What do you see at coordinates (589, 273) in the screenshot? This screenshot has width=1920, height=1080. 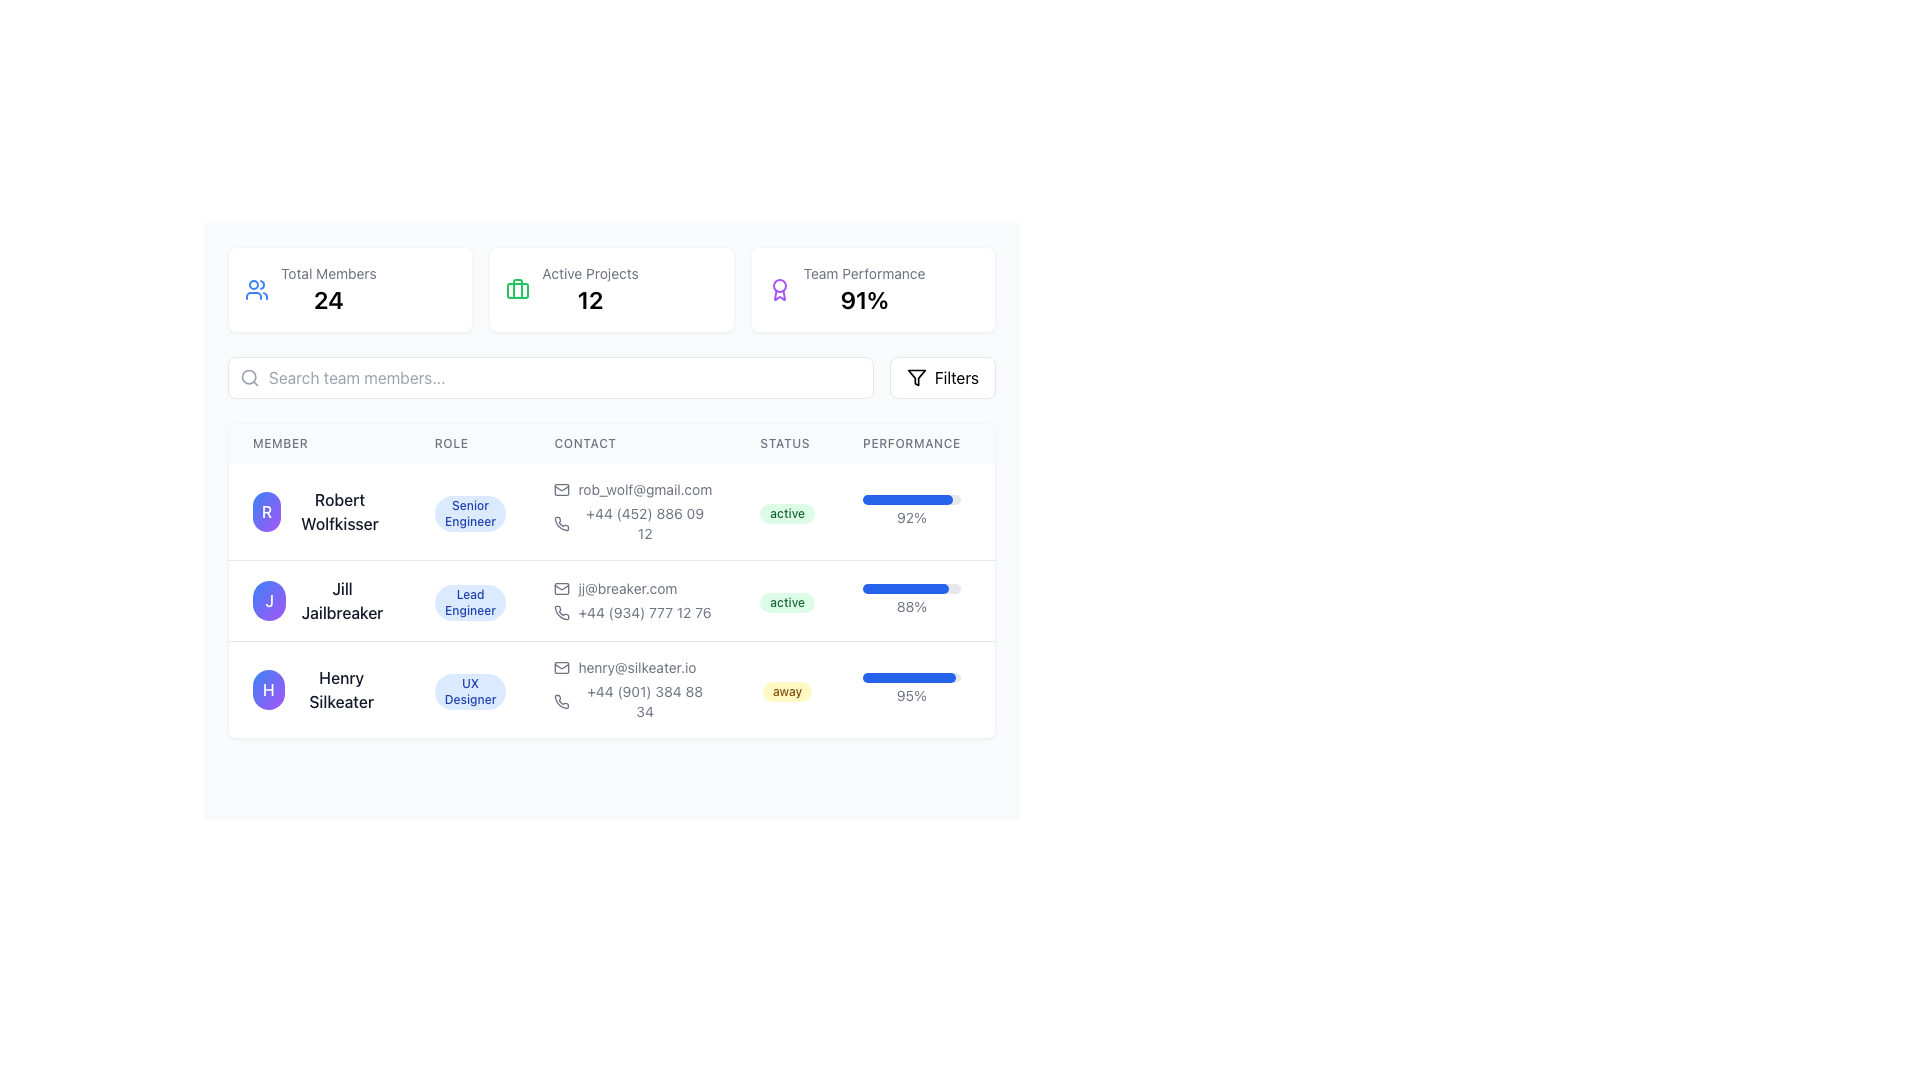 I see `the static text label that describes the active projects count, which is positioned centrally above the number '12' in the two-row layout` at bounding box center [589, 273].